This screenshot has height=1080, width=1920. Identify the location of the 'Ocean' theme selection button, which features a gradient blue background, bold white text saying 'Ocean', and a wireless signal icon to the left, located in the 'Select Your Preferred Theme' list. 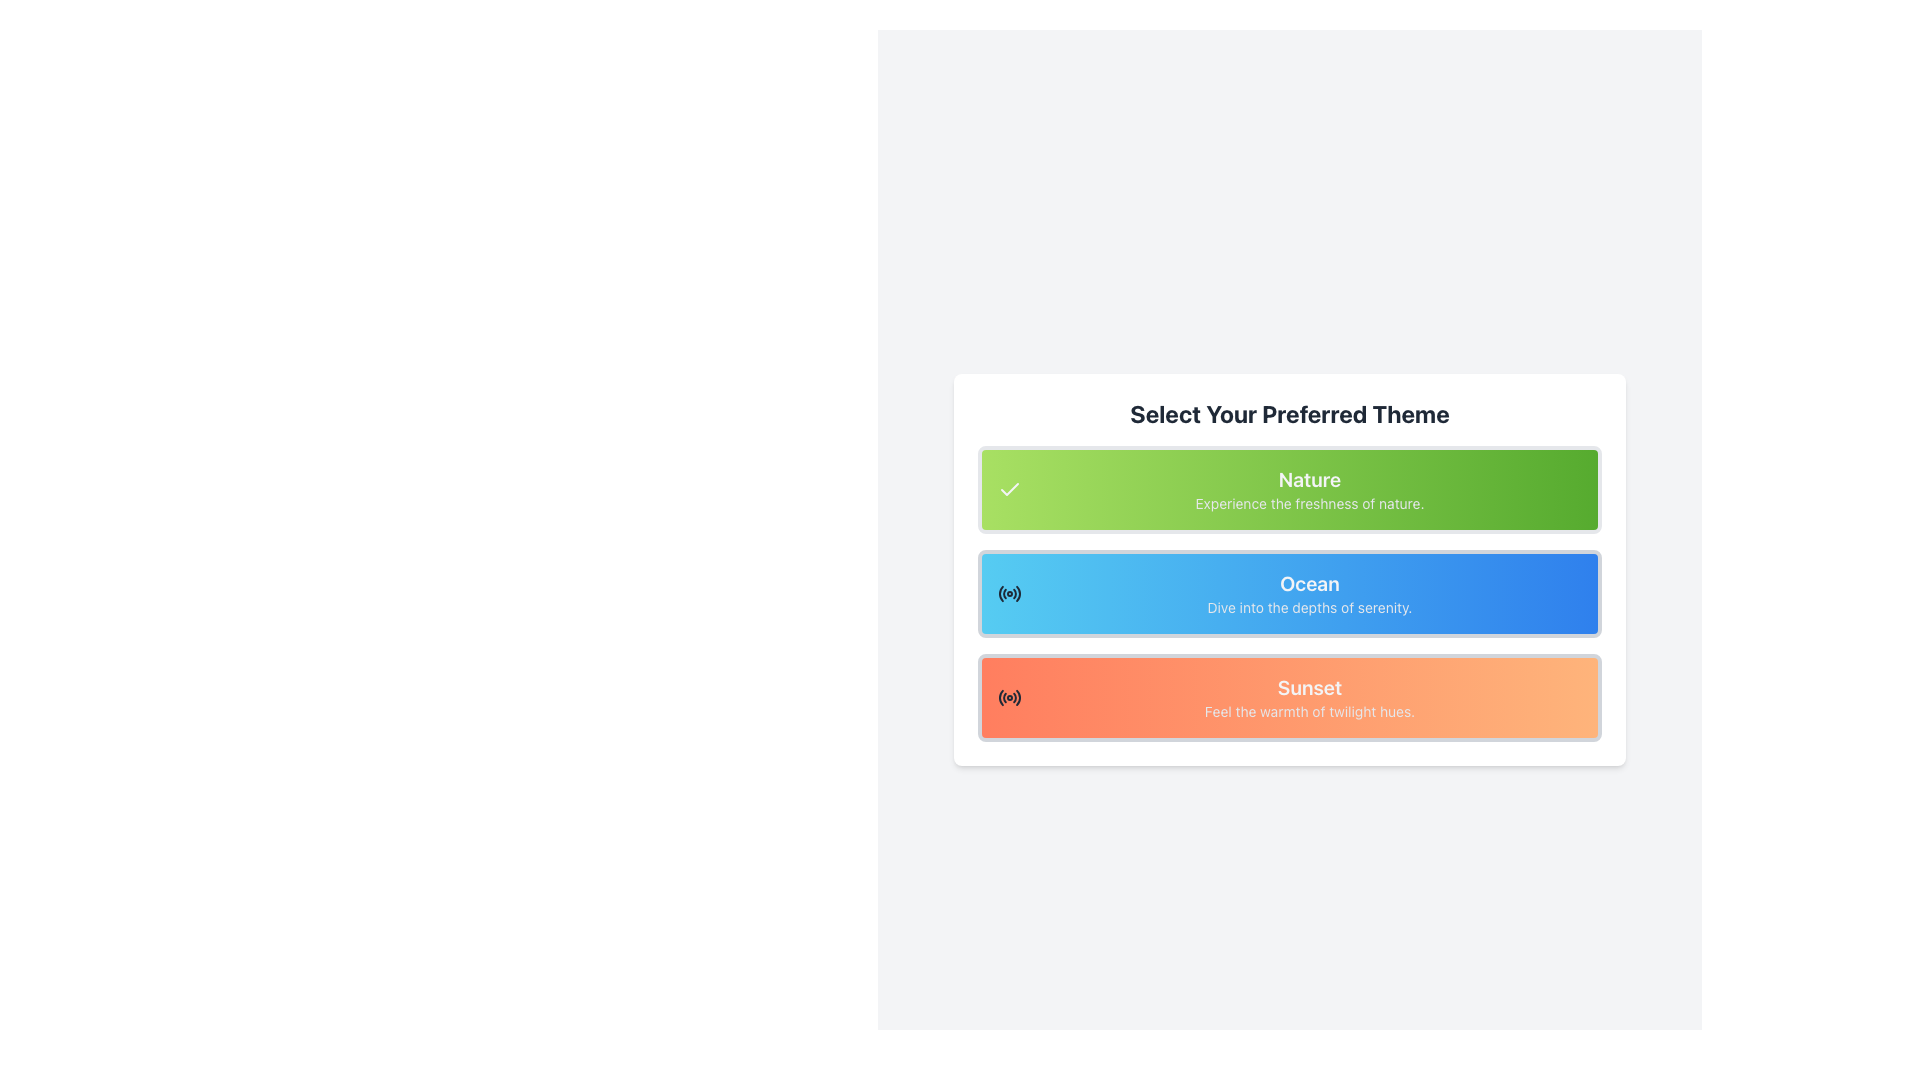
(1290, 593).